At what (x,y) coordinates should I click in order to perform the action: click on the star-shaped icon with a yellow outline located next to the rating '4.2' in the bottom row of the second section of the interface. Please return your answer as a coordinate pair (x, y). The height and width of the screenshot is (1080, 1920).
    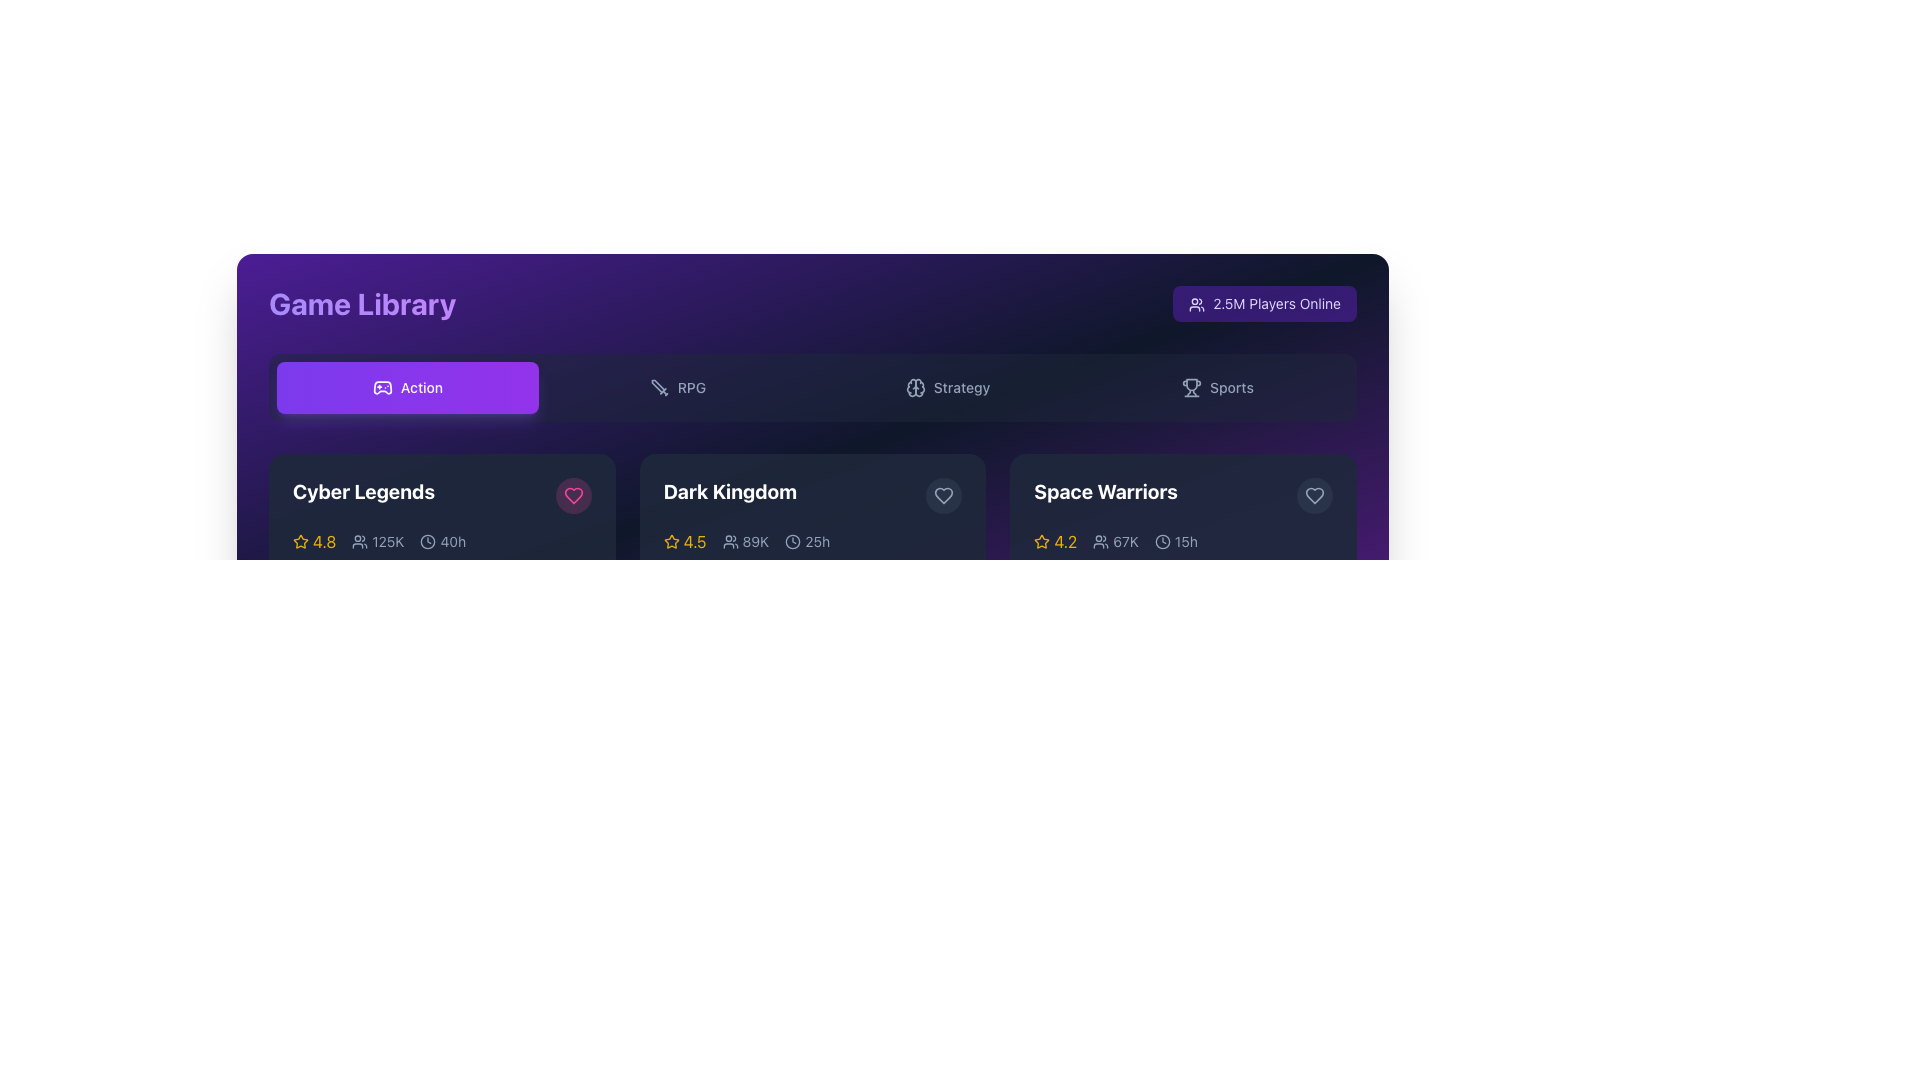
    Looking at the image, I should click on (1041, 542).